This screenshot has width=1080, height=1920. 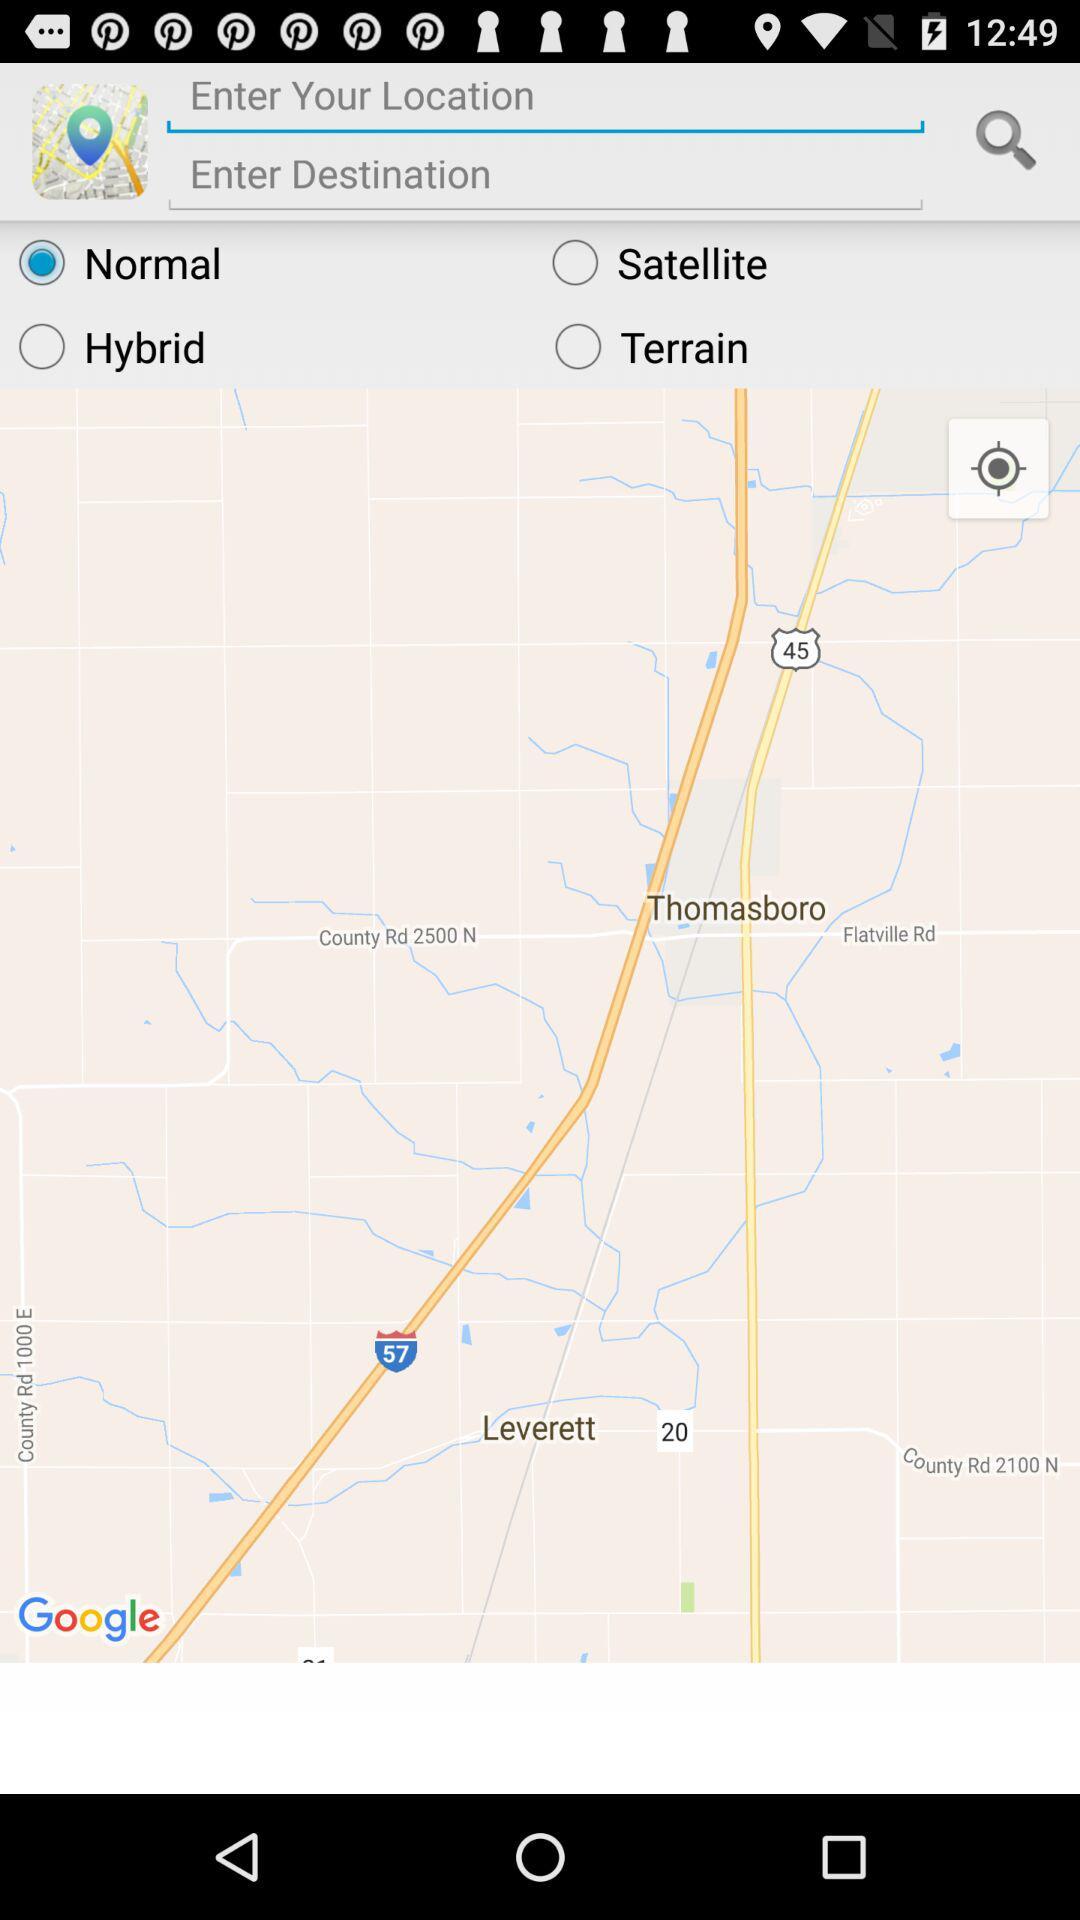 I want to click on radio button to the right of hybrid icon, so click(x=807, y=346).